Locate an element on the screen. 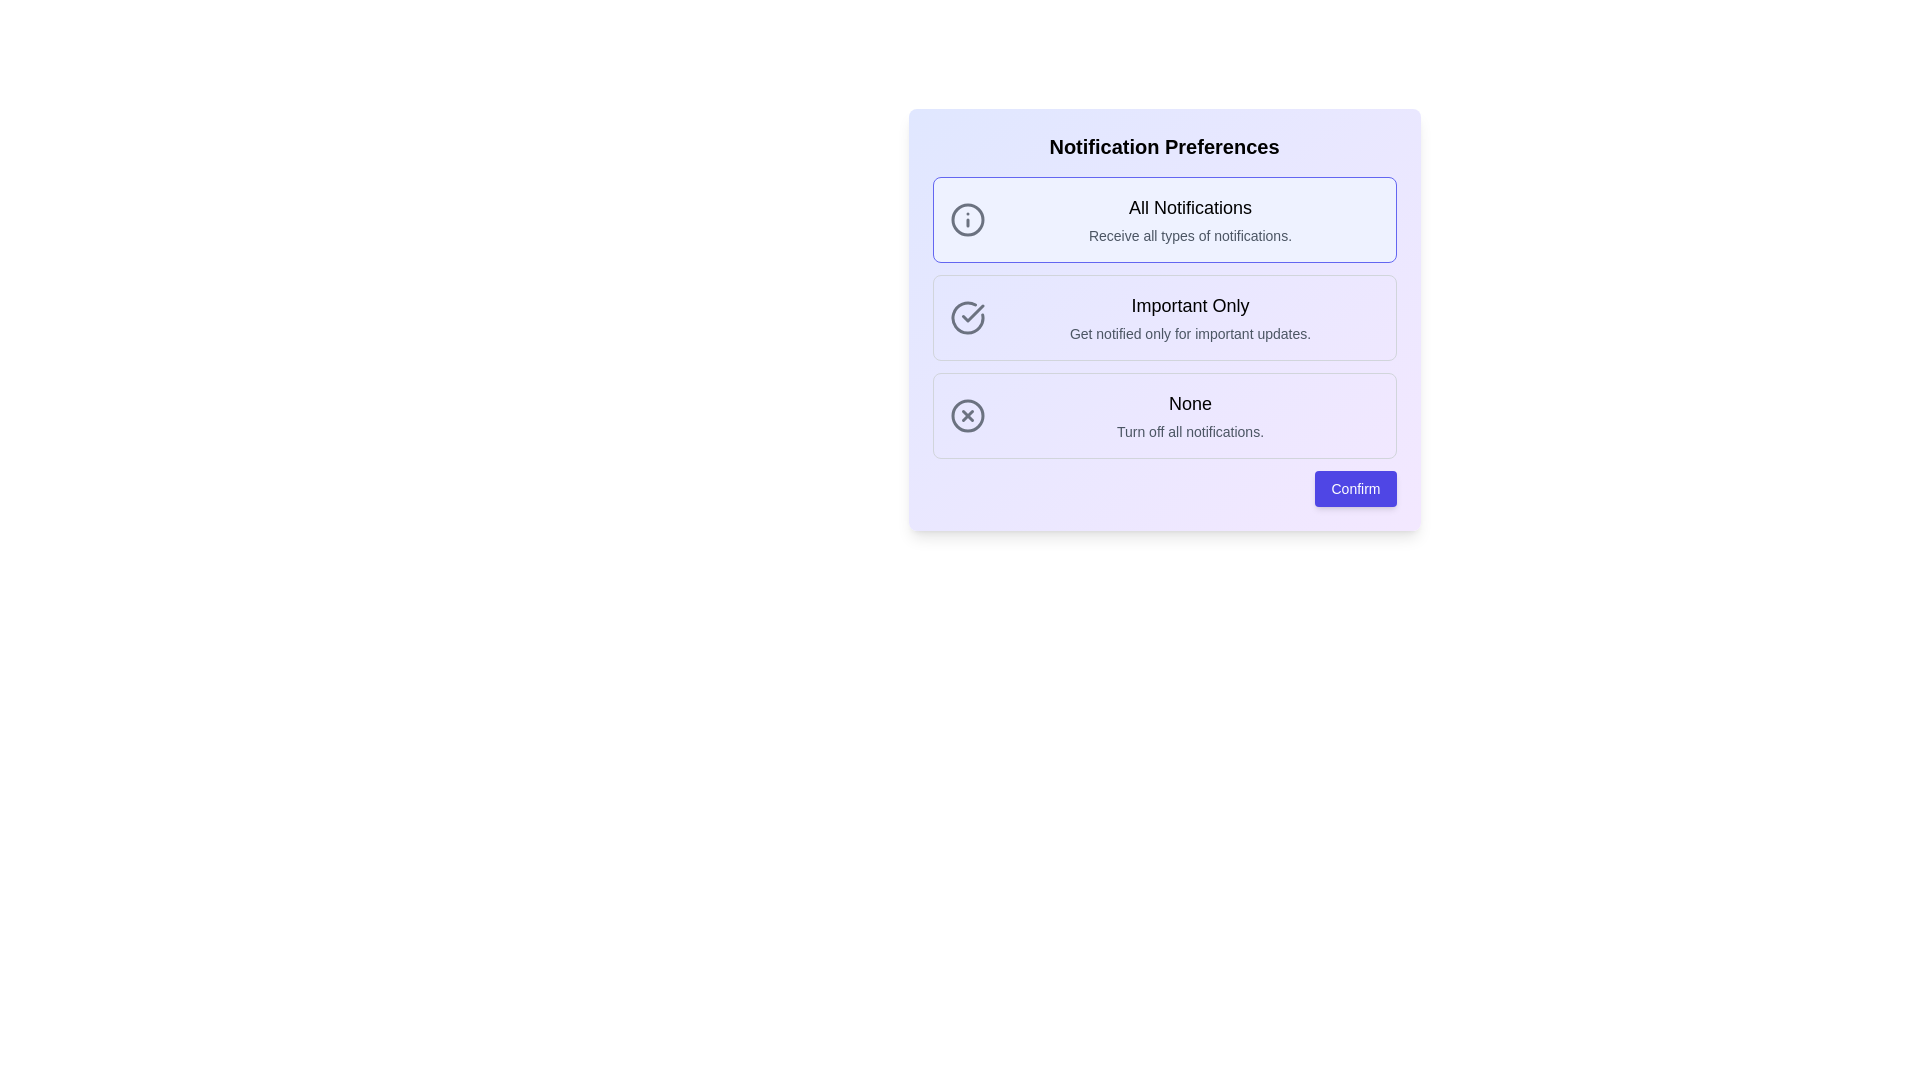 The height and width of the screenshot is (1080, 1920). the descriptive text label that explains the 'None' notification preference option, located on the bottom portion of the 'None' option is located at coordinates (1190, 431).